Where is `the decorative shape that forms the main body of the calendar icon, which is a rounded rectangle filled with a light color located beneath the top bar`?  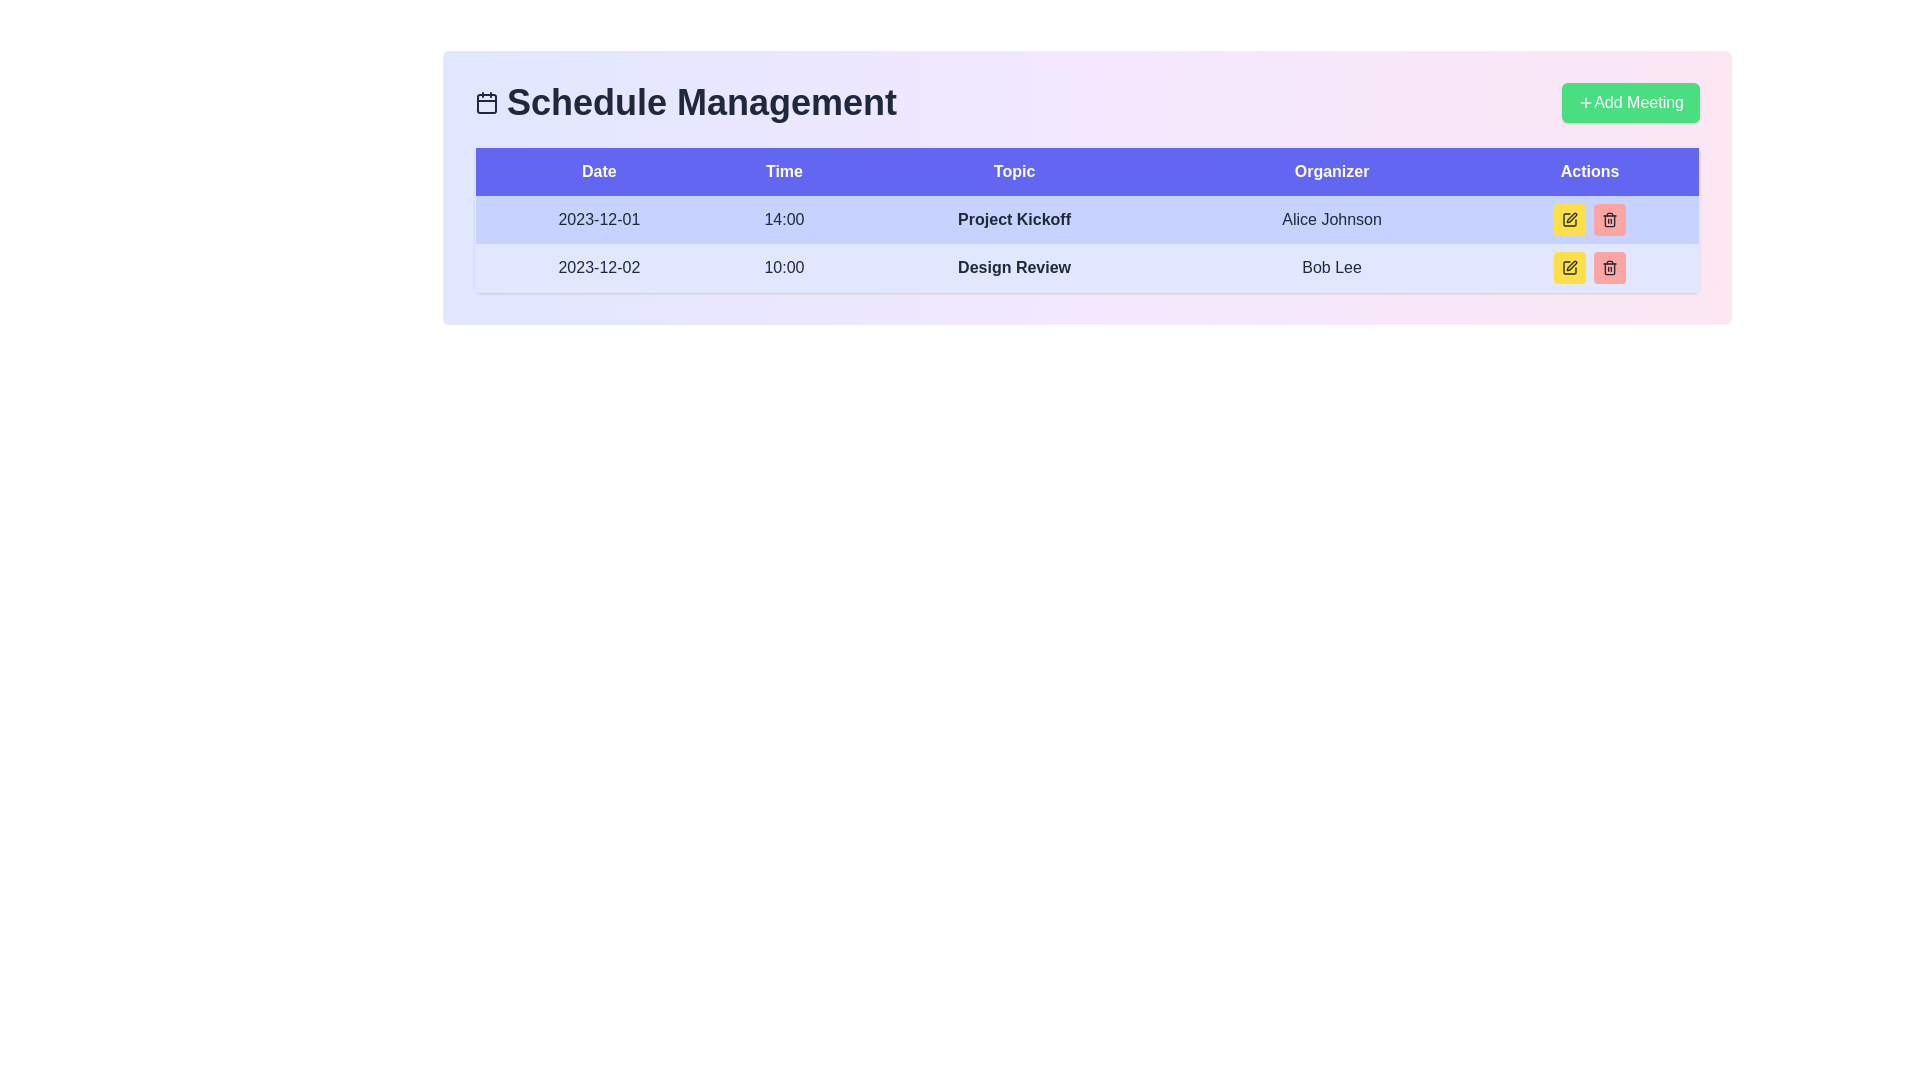
the decorative shape that forms the main body of the calendar icon, which is a rounded rectangle filled with a light color located beneath the top bar is located at coordinates (486, 104).